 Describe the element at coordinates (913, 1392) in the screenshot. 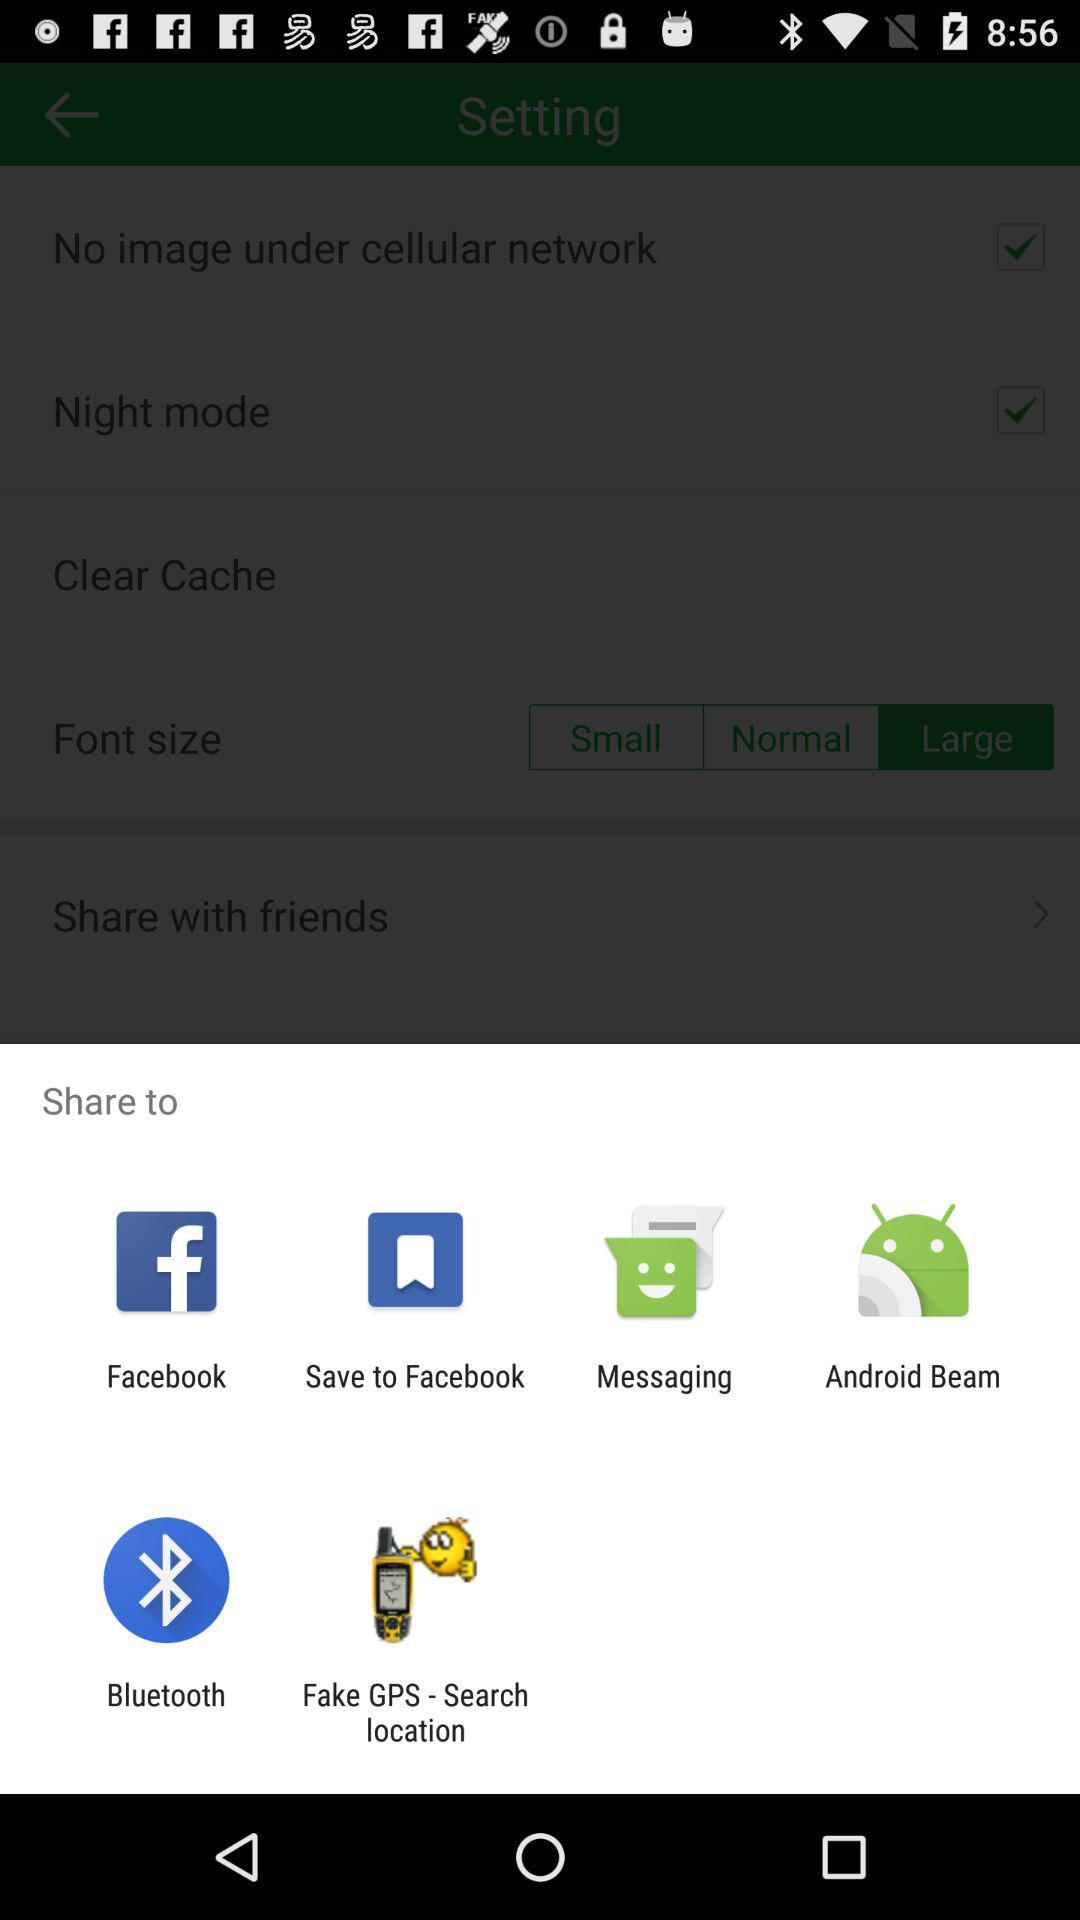

I see `app at the bottom right corner` at that location.